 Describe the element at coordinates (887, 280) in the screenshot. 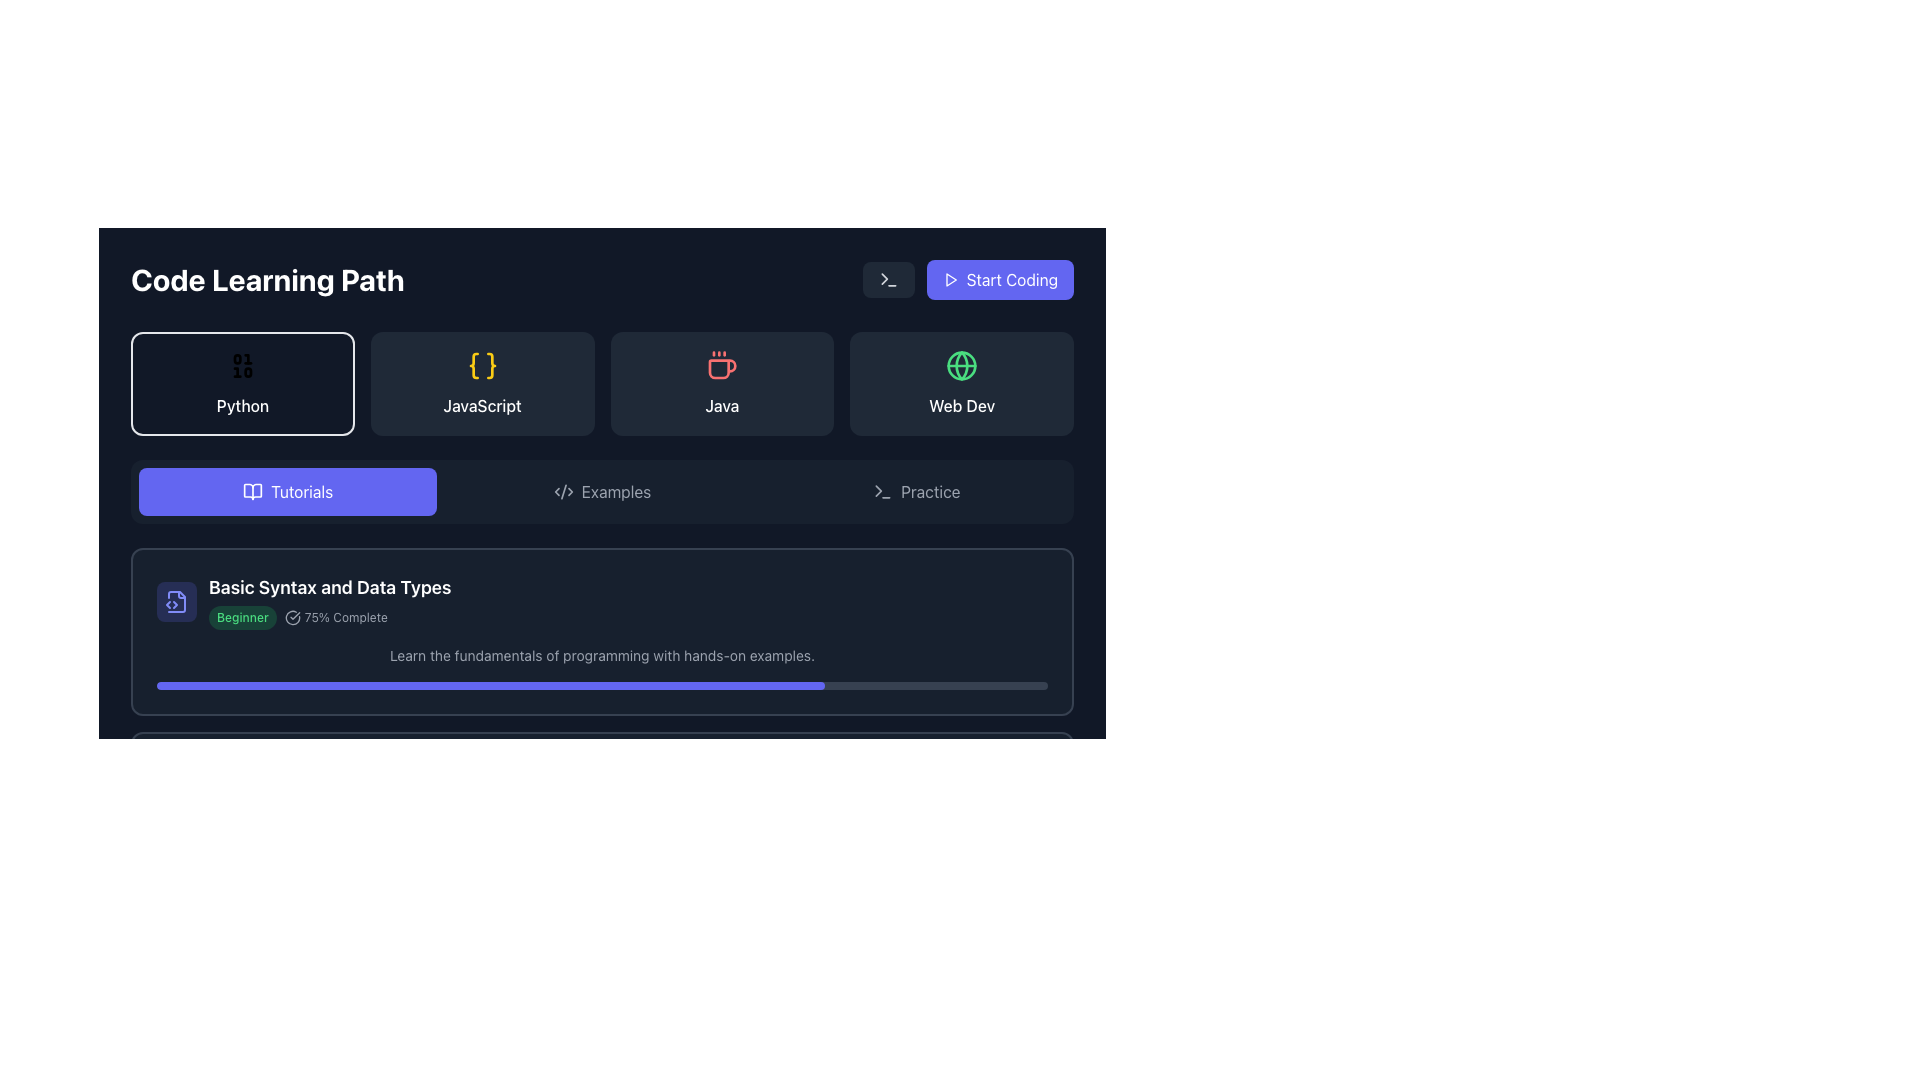

I see `the small, dark terminal-like icon located towards the top-right corner of the interface, adjacent to the 'Start Coding' button` at that location.